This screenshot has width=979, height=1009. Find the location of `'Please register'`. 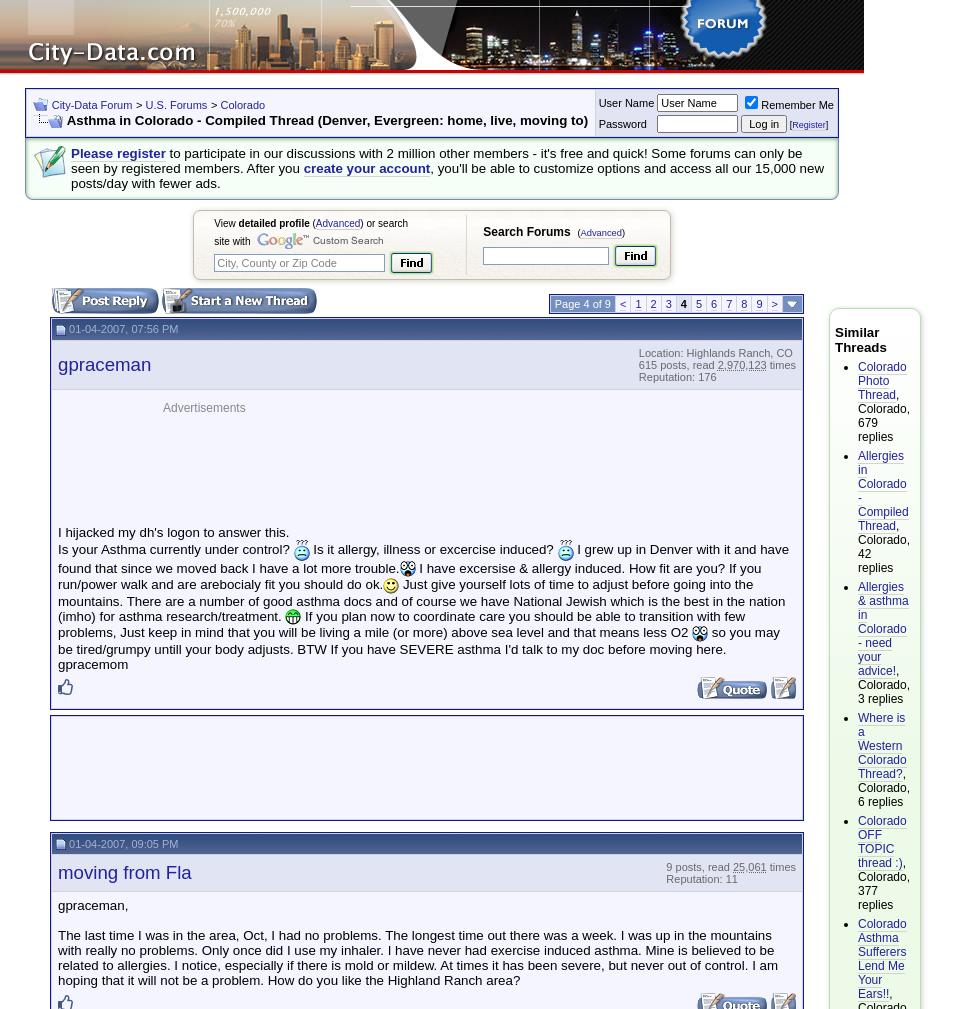

'Please register' is located at coordinates (117, 152).